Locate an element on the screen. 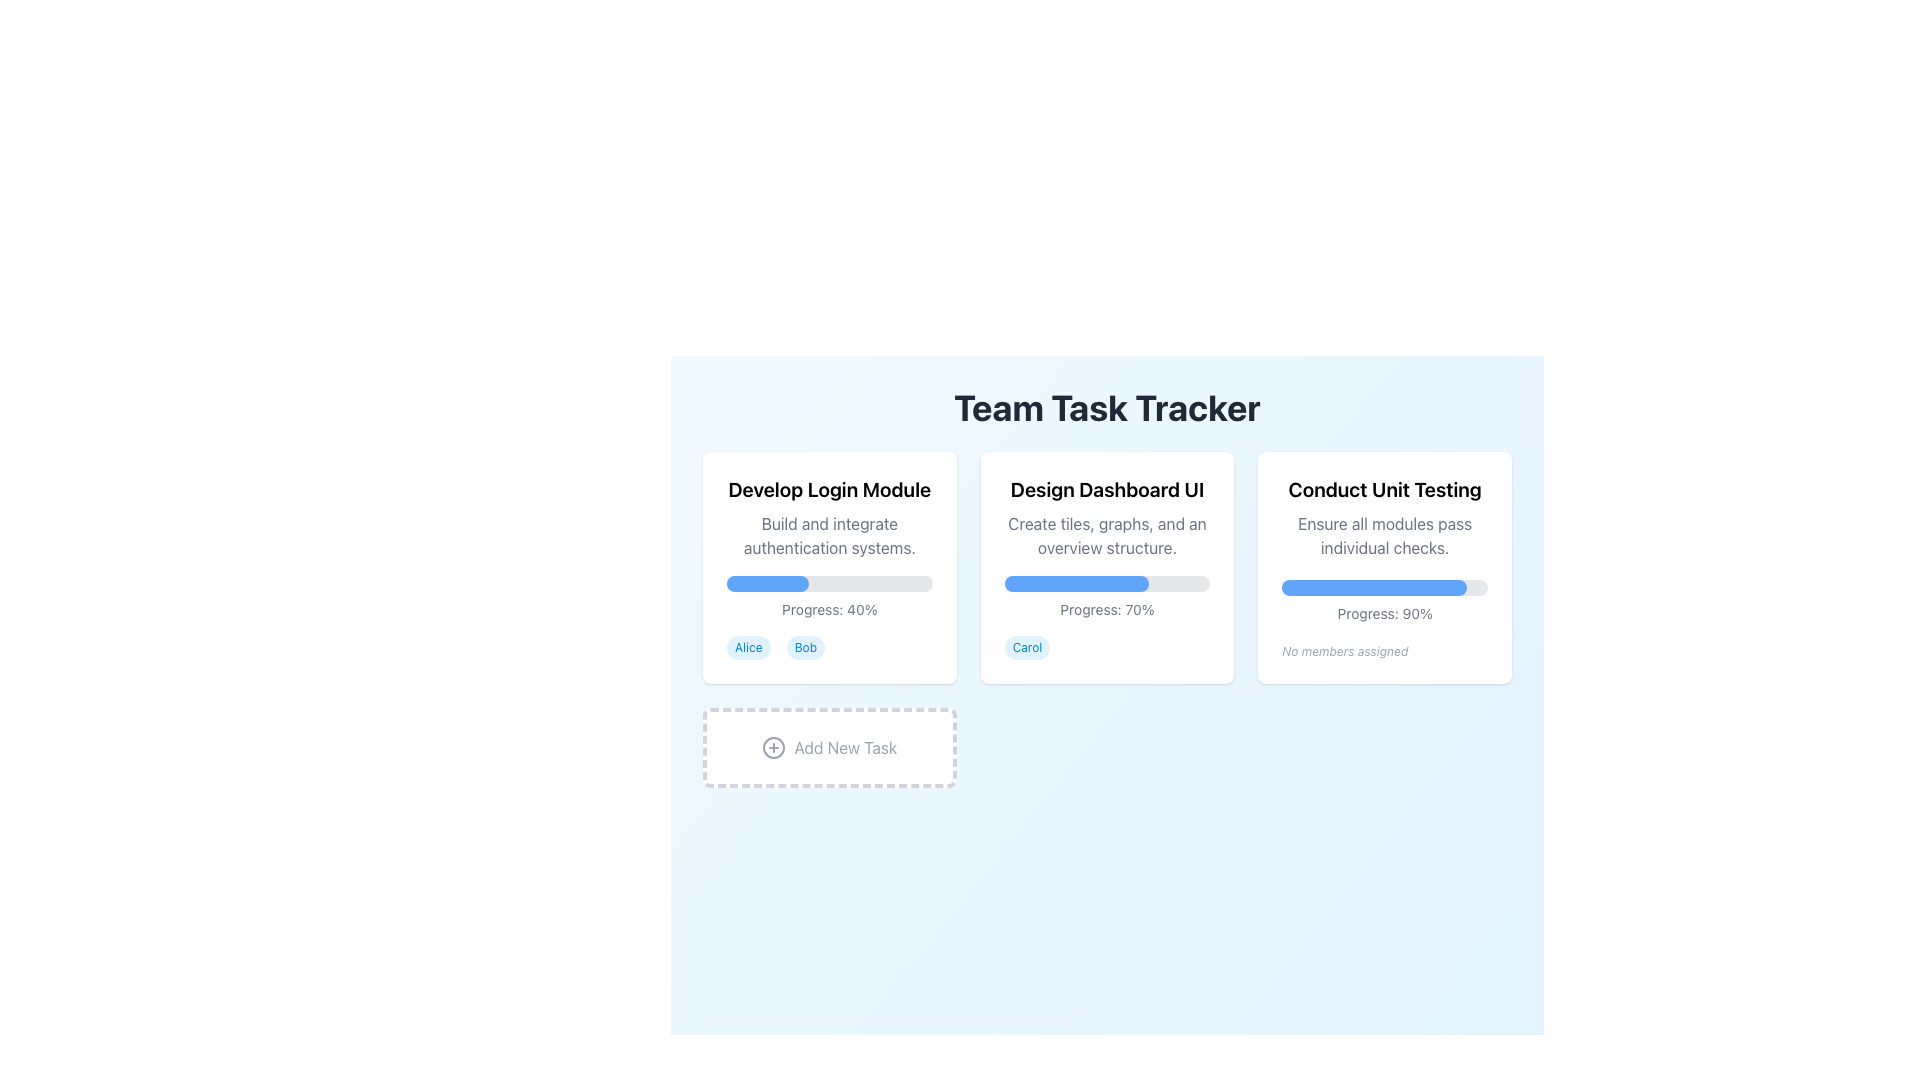 The width and height of the screenshot is (1920, 1080). the progress bar value is located at coordinates (757, 583).